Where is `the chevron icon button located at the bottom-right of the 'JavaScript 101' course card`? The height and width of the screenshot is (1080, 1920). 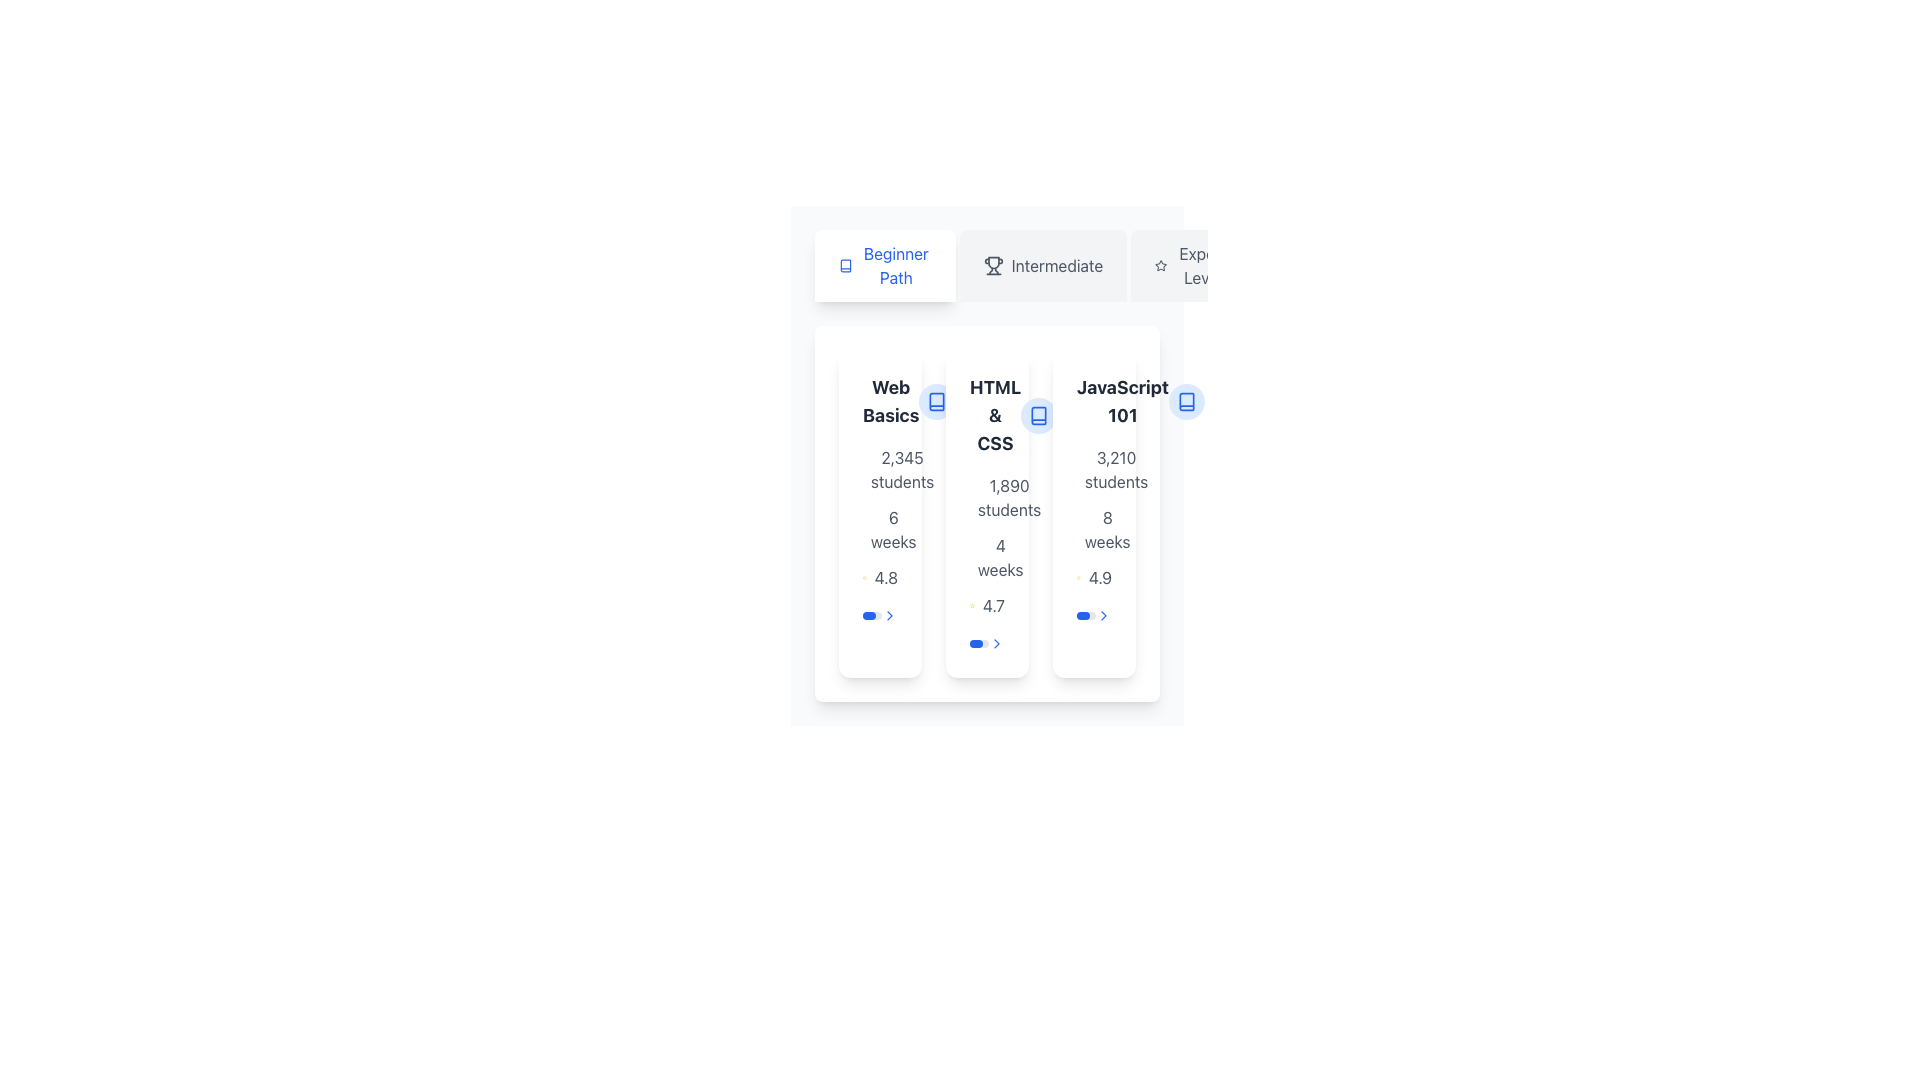 the chevron icon button located at the bottom-right of the 'JavaScript 101' course card is located at coordinates (1103, 615).